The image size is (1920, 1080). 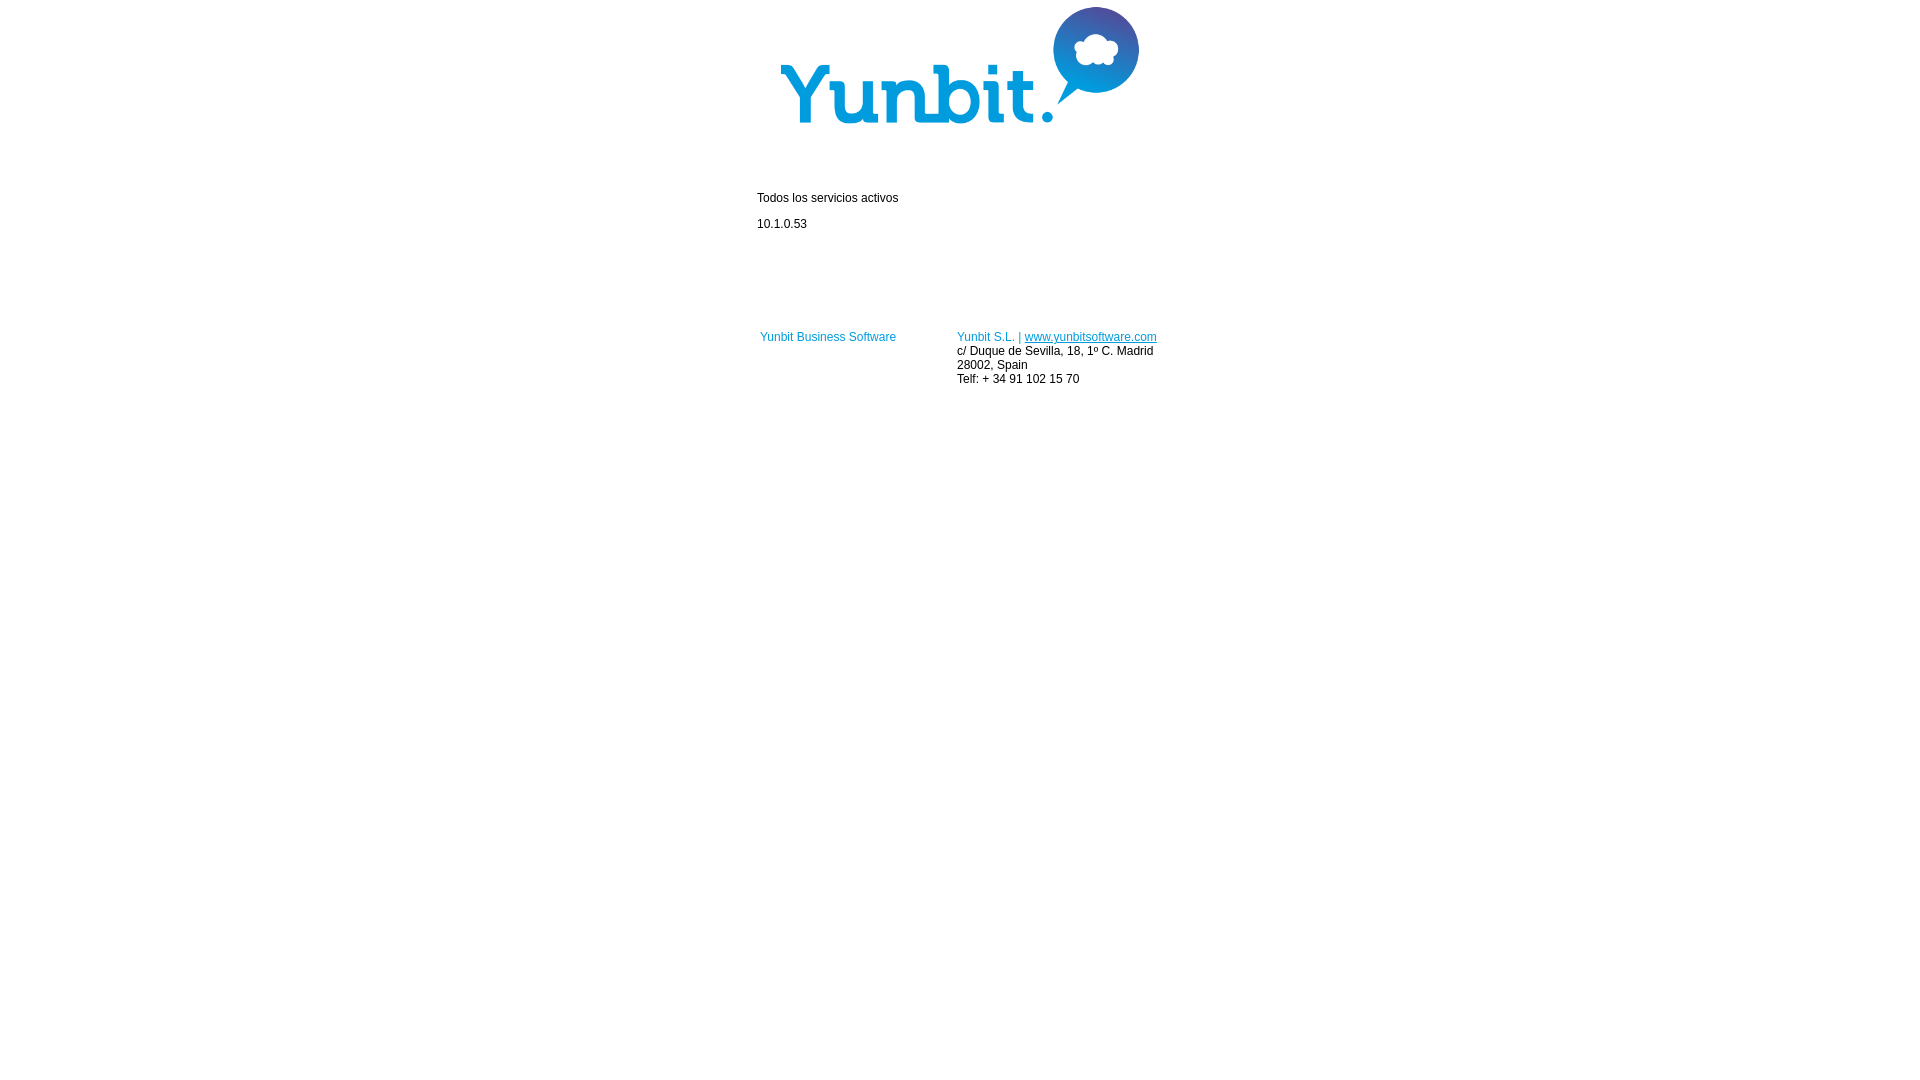 What do you see at coordinates (1089, 335) in the screenshot?
I see `'www.yunbitsoftware.com'` at bounding box center [1089, 335].